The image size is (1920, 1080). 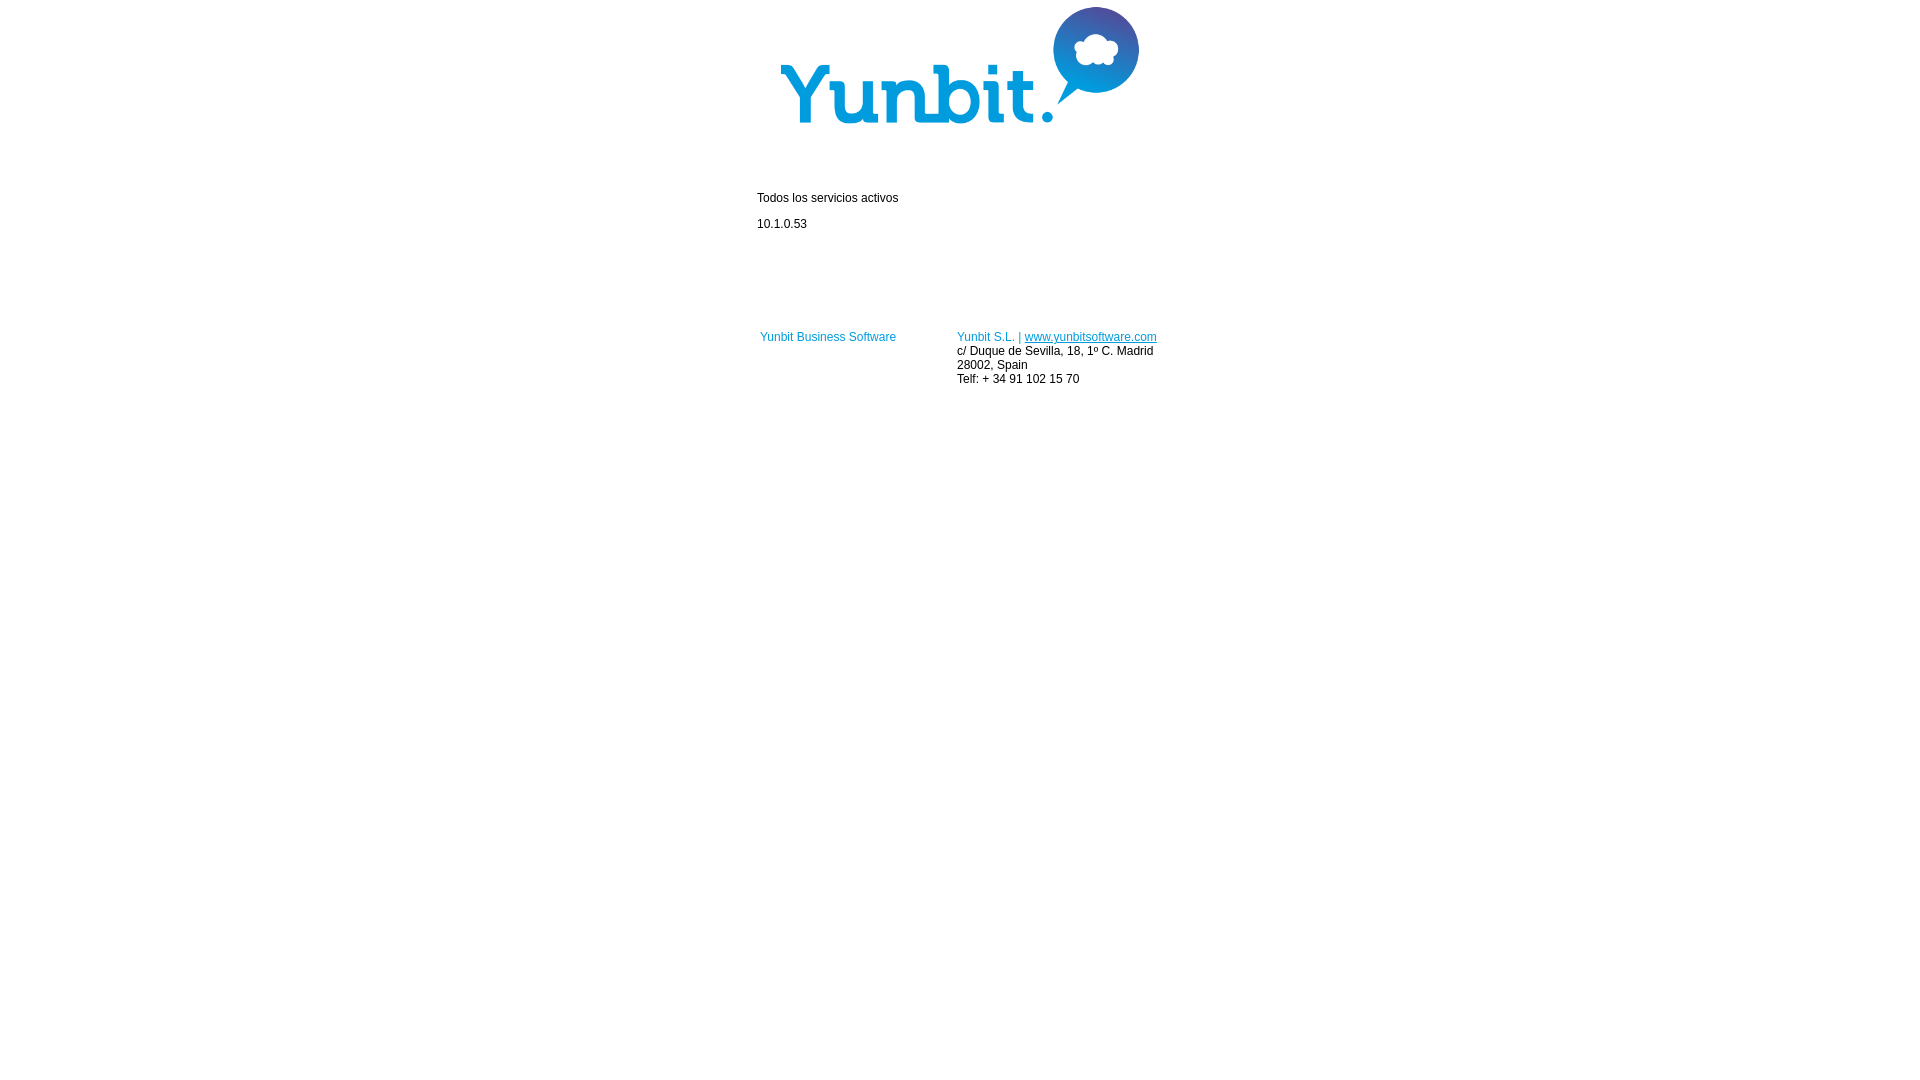 What do you see at coordinates (1089, 335) in the screenshot?
I see `'www.yunbitsoftware.com'` at bounding box center [1089, 335].